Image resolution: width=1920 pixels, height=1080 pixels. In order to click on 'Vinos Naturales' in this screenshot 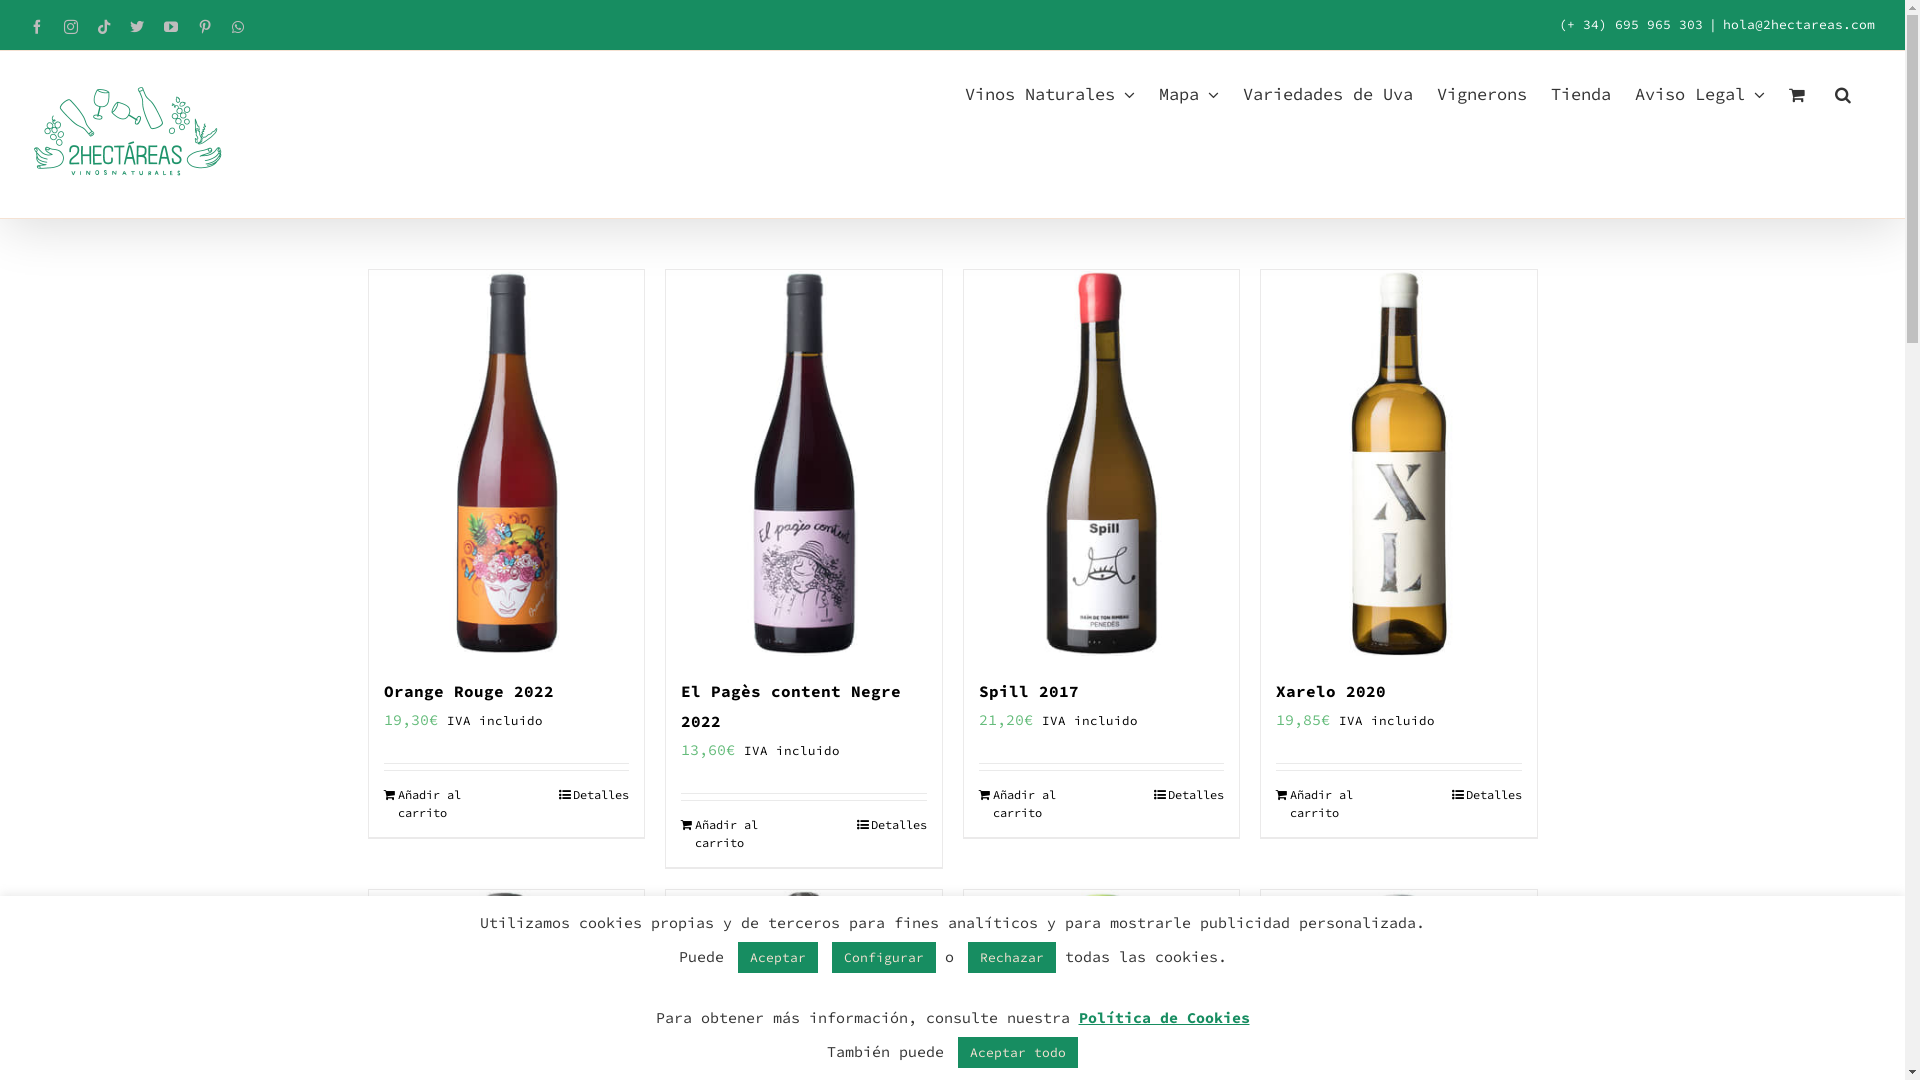, I will do `click(964, 92)`.